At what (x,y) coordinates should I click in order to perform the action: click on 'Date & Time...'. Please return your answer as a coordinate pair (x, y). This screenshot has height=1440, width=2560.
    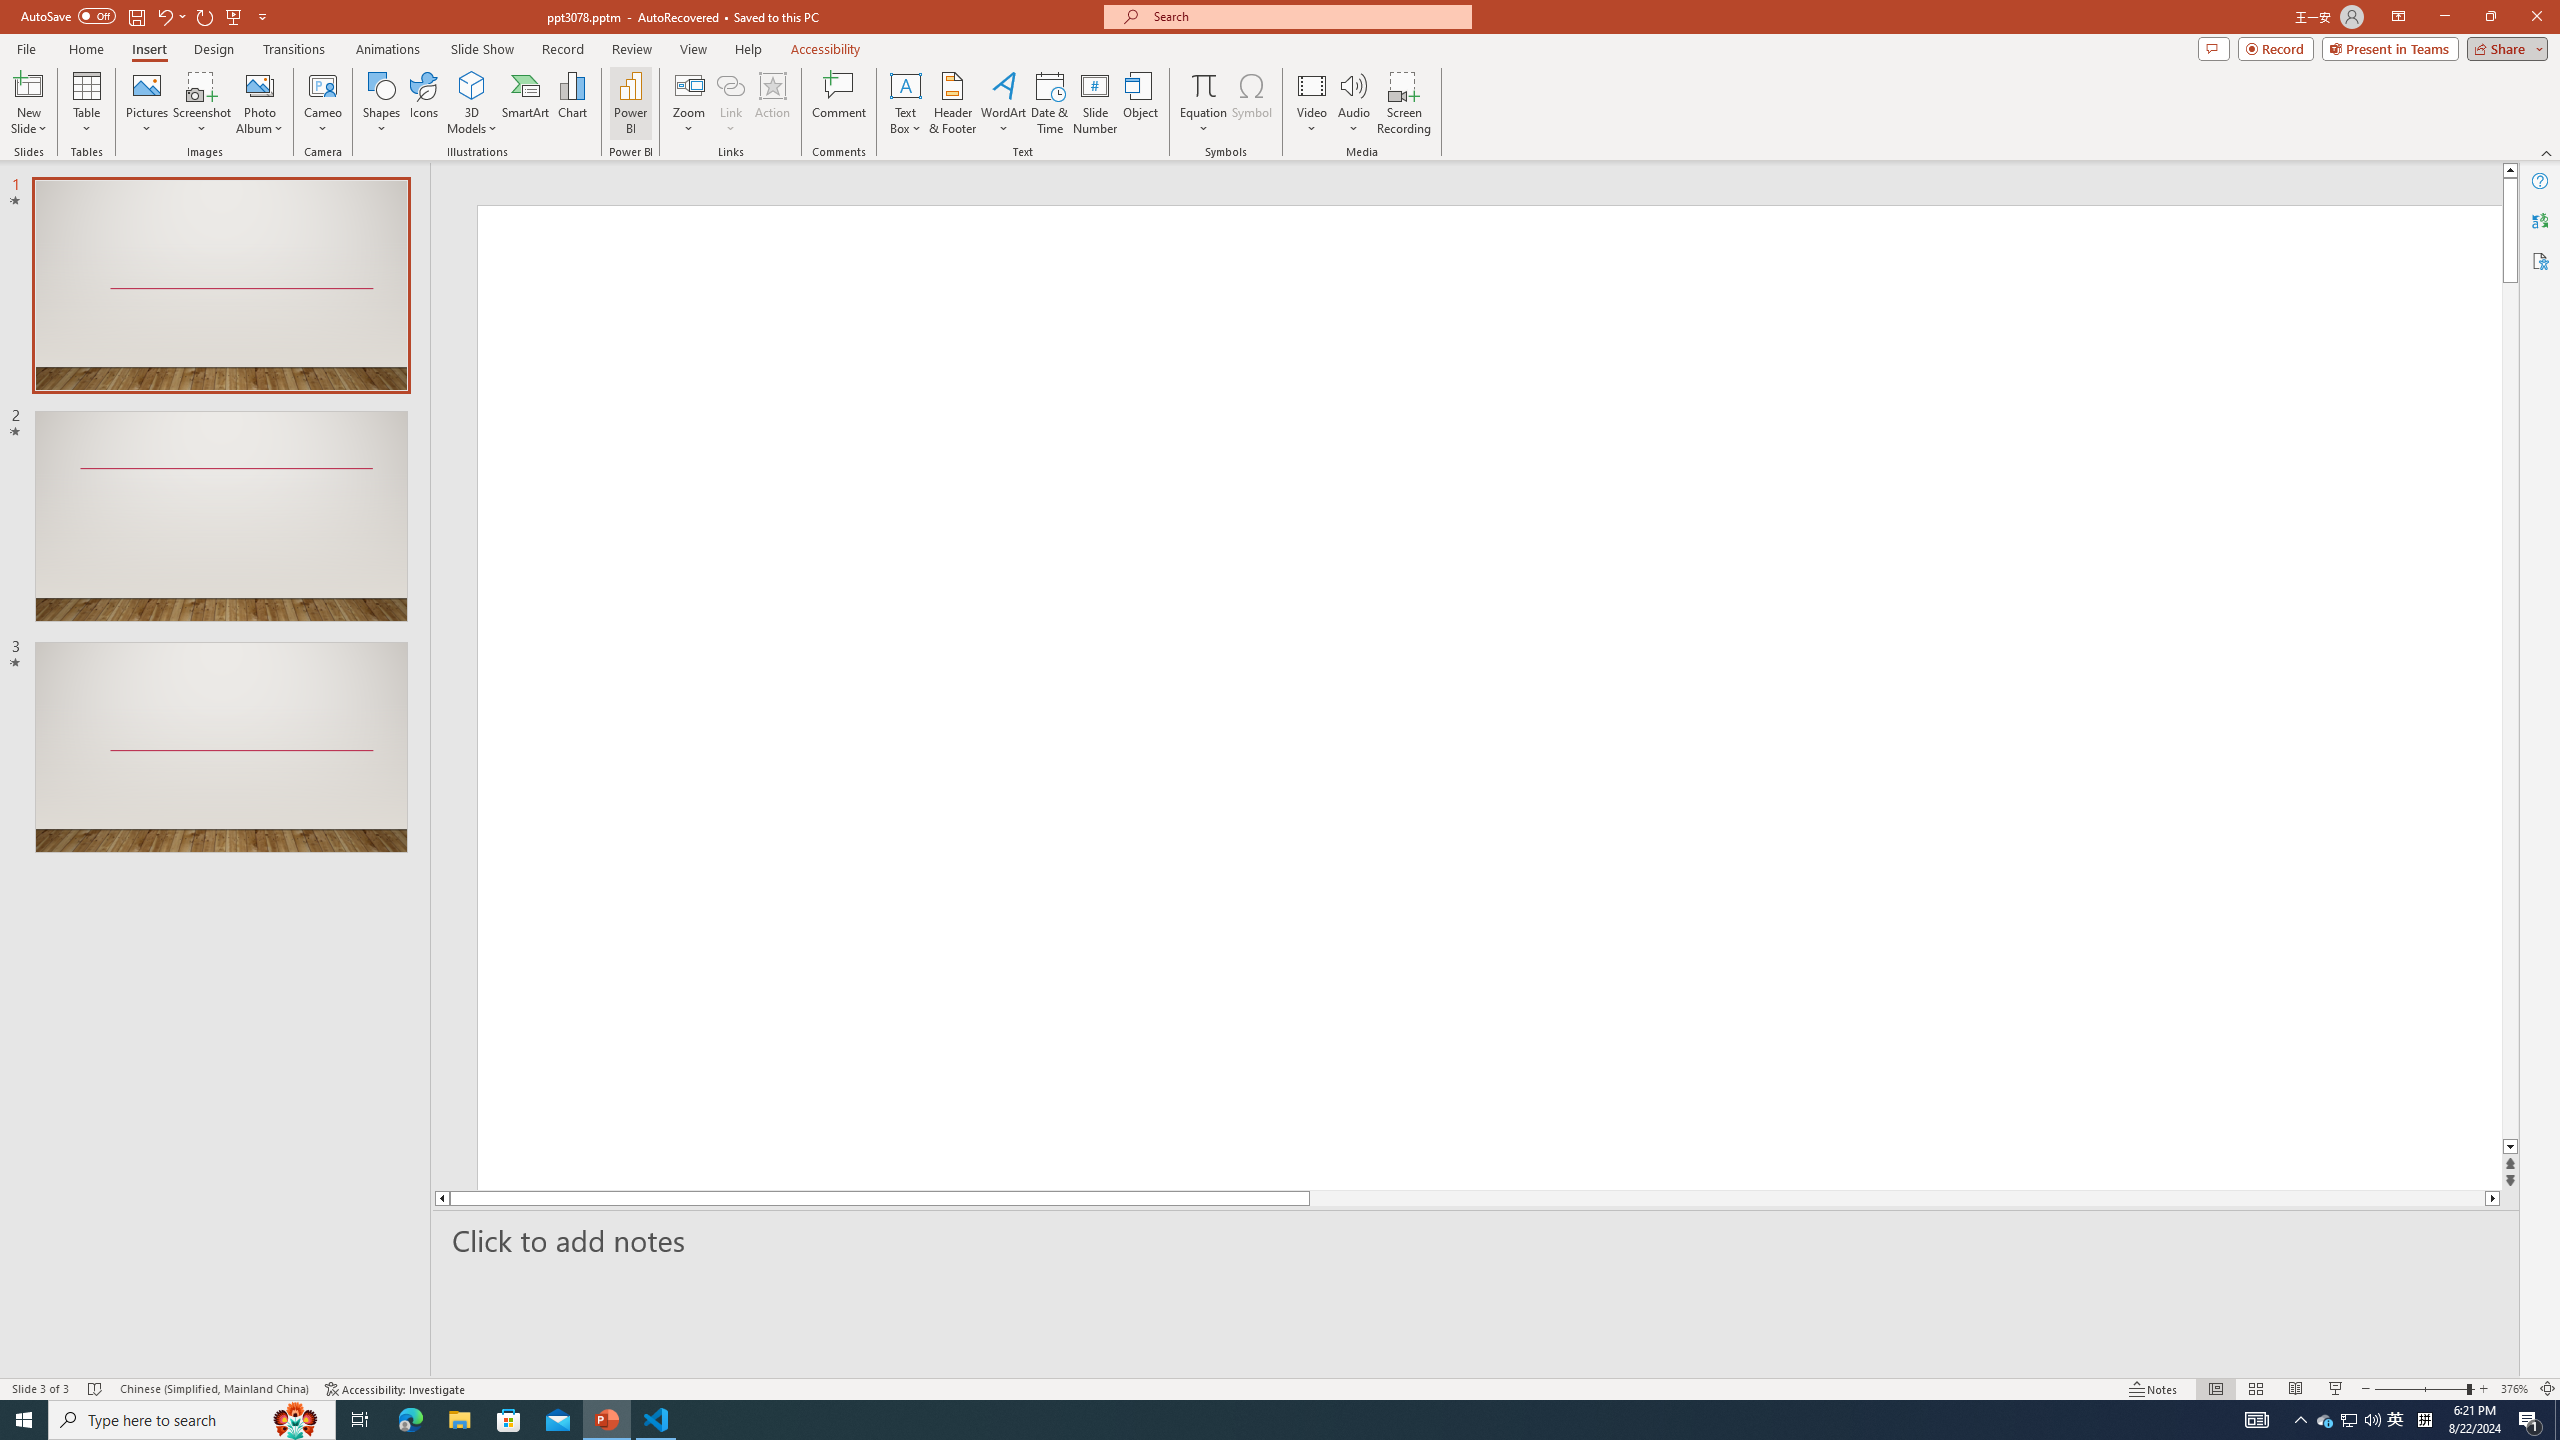
    Looking at the image, I should click on (1048, 103).